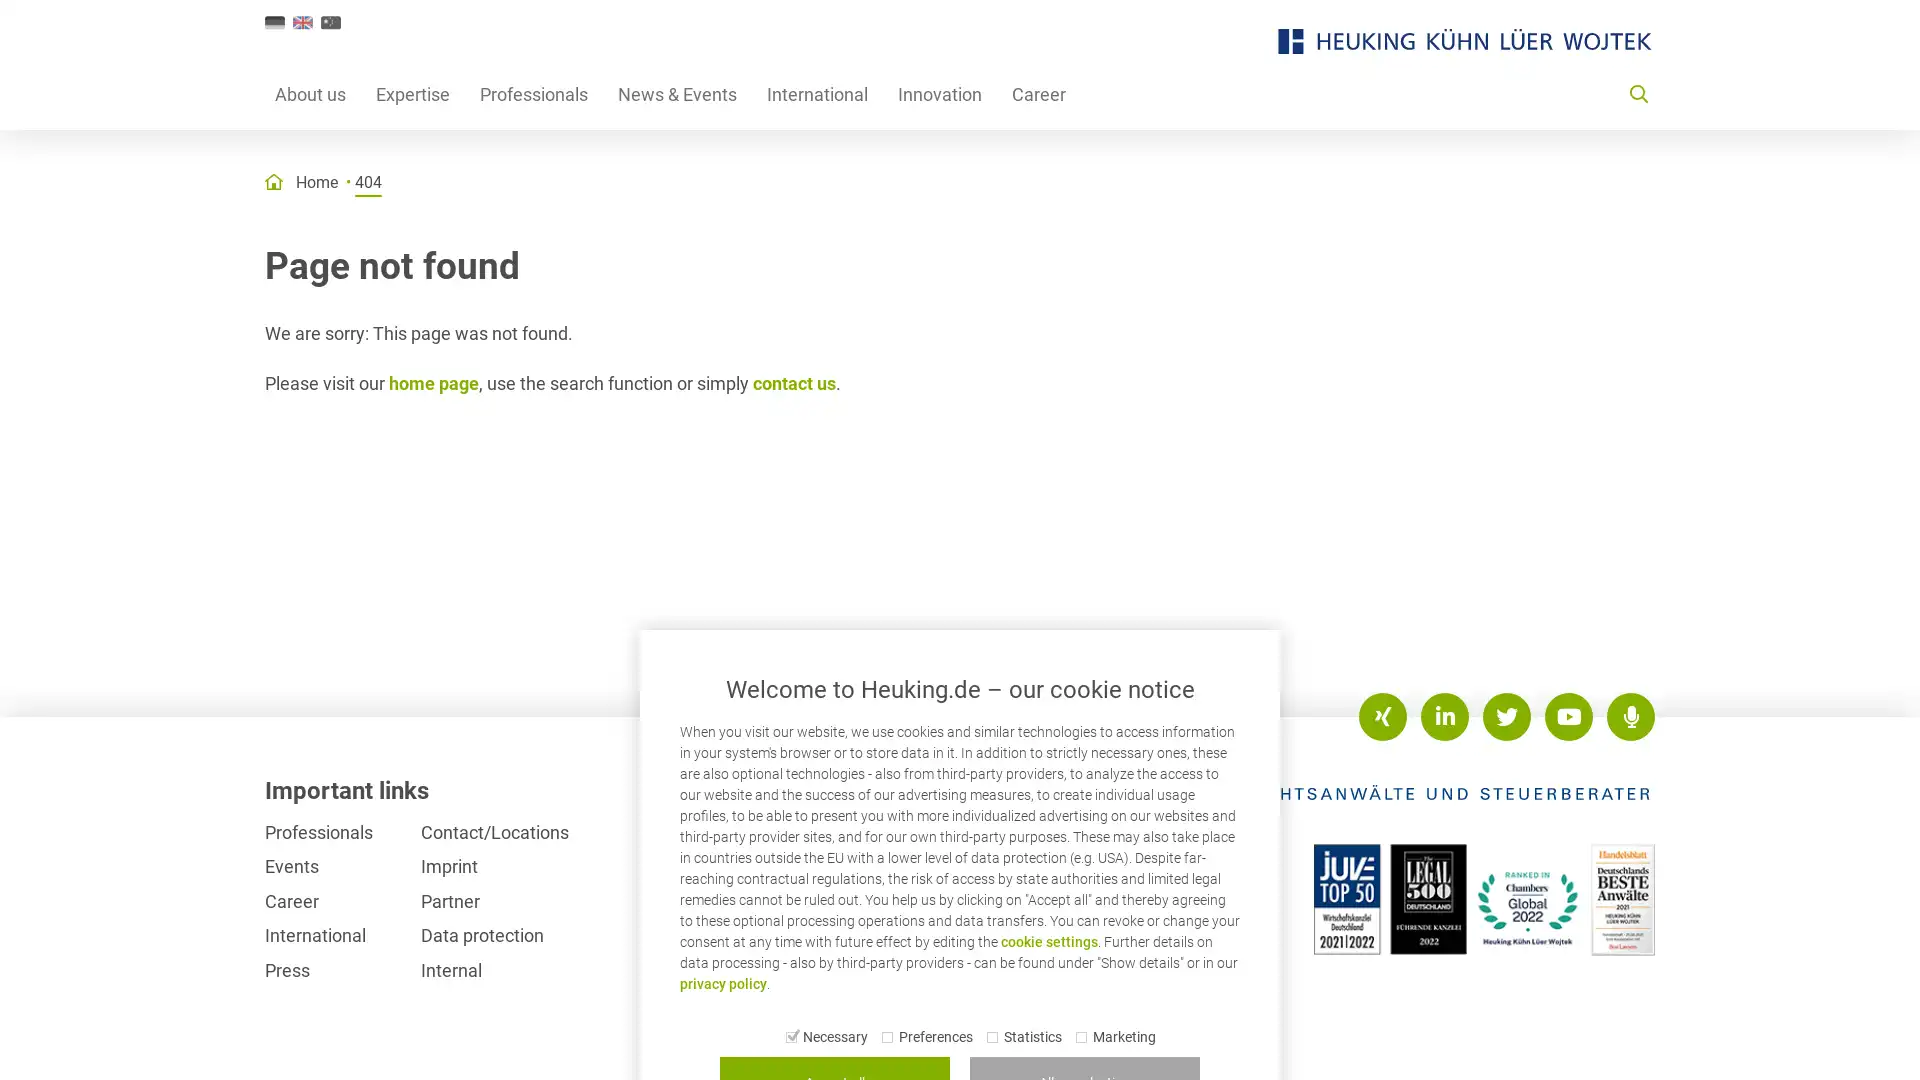 The image size is (1920, 1080). What do you see at coordinates (1381, 715) in the screenshot?
I see `XING` at bounding box center [1381, 715].